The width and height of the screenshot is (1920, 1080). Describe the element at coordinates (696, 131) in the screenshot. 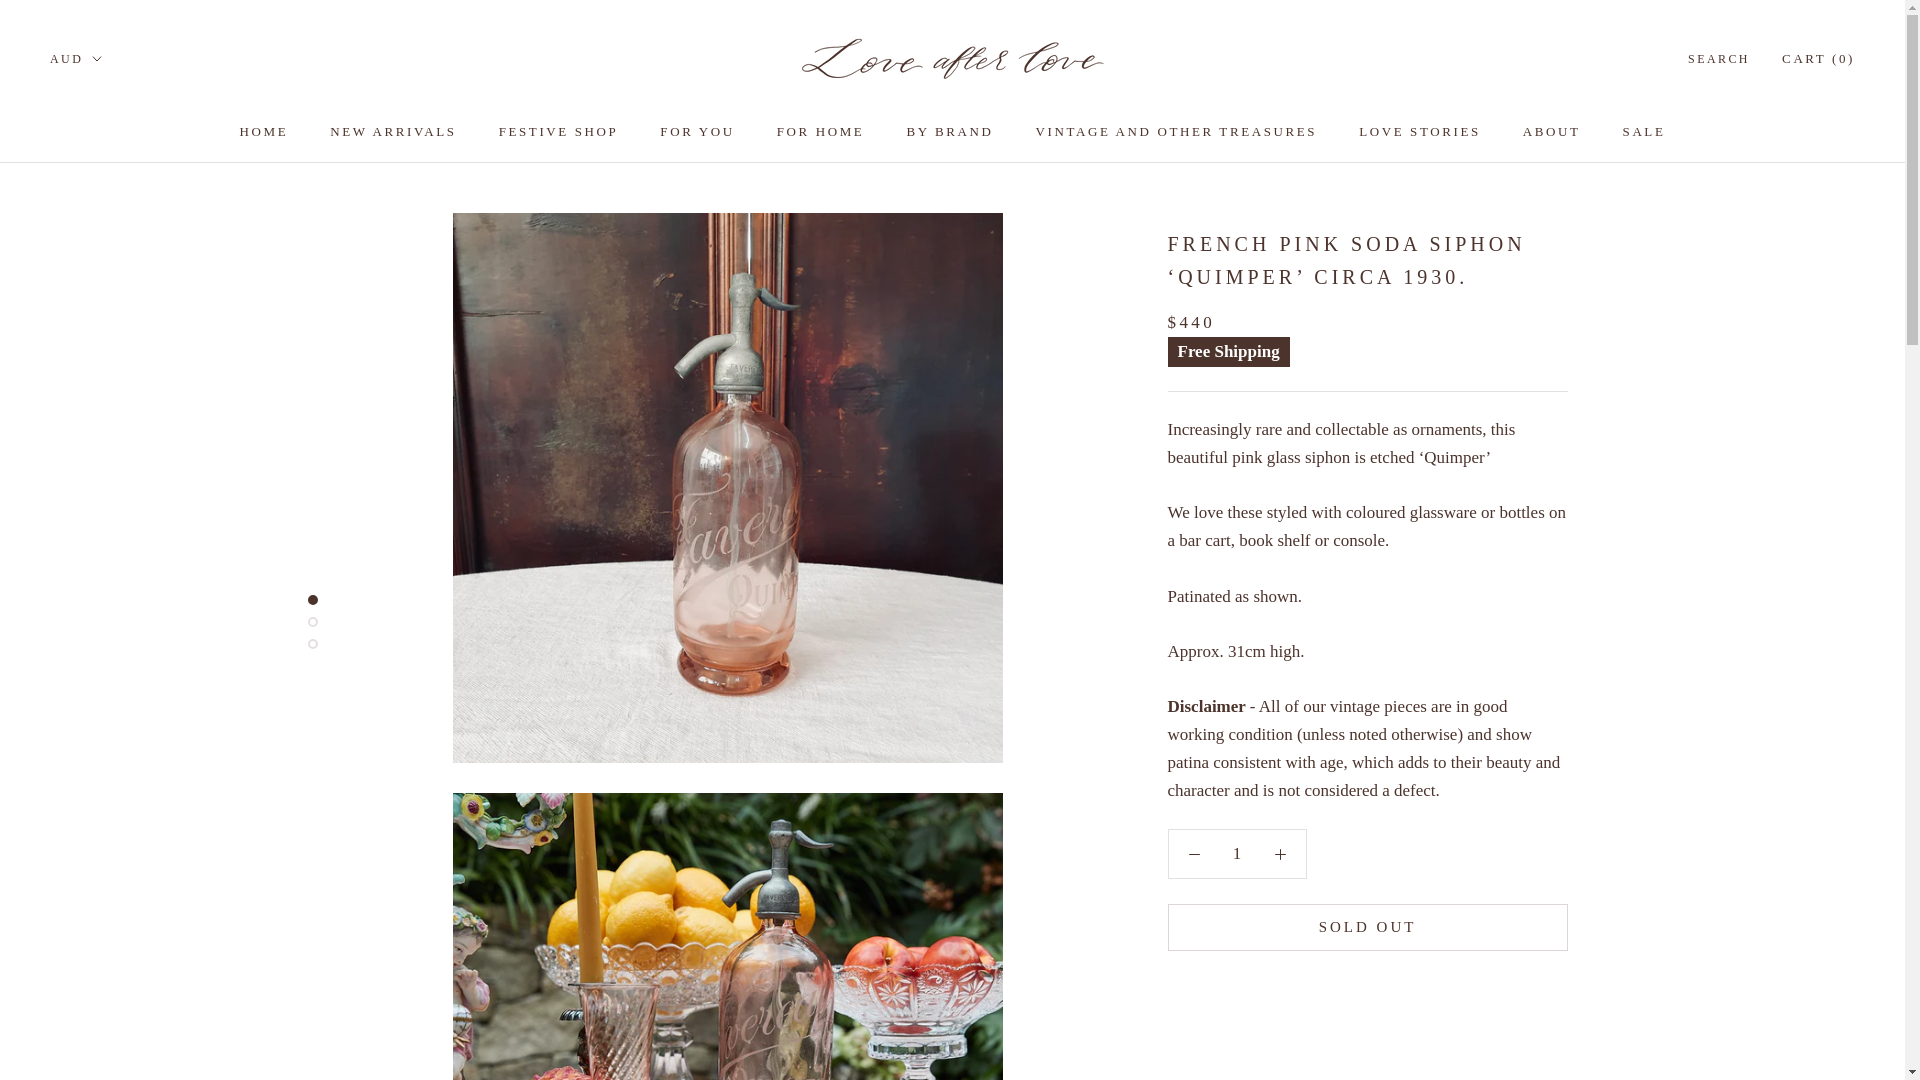

I see `'FOR YOU'` at that location.